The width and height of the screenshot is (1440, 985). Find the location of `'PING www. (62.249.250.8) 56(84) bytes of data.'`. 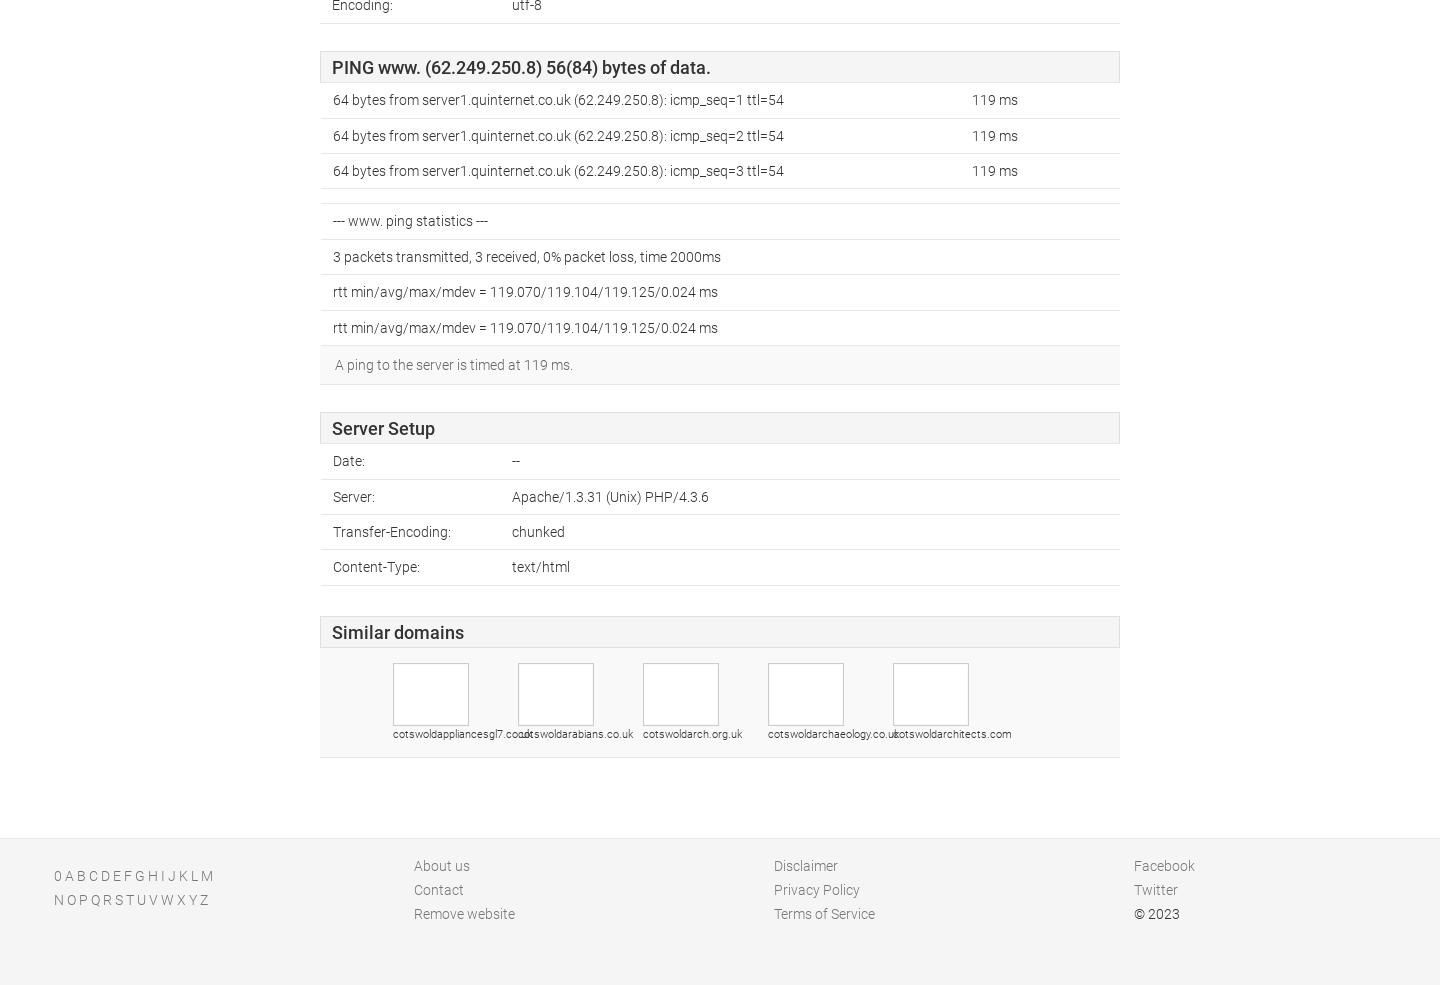

'PING www. (62.249.250.8) 56(84) bytes of data.' is located at coordinates (520, 65).